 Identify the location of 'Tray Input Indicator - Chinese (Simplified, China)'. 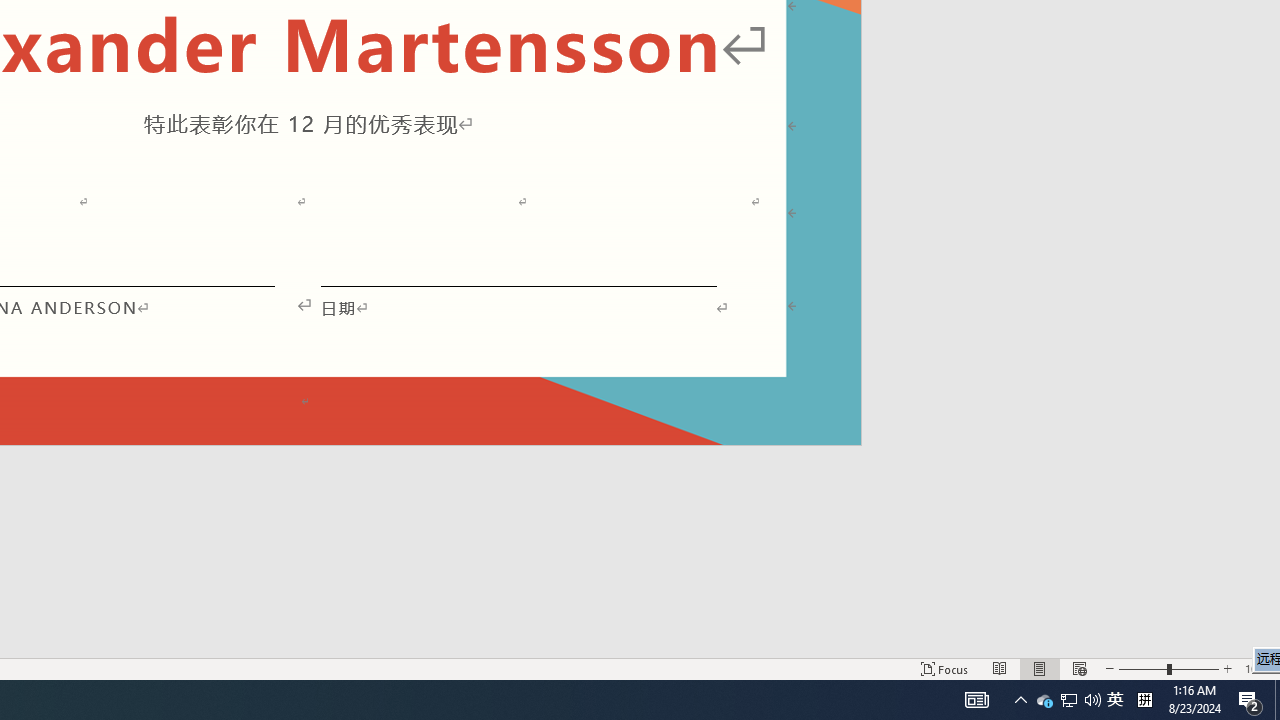
(1144, 698).